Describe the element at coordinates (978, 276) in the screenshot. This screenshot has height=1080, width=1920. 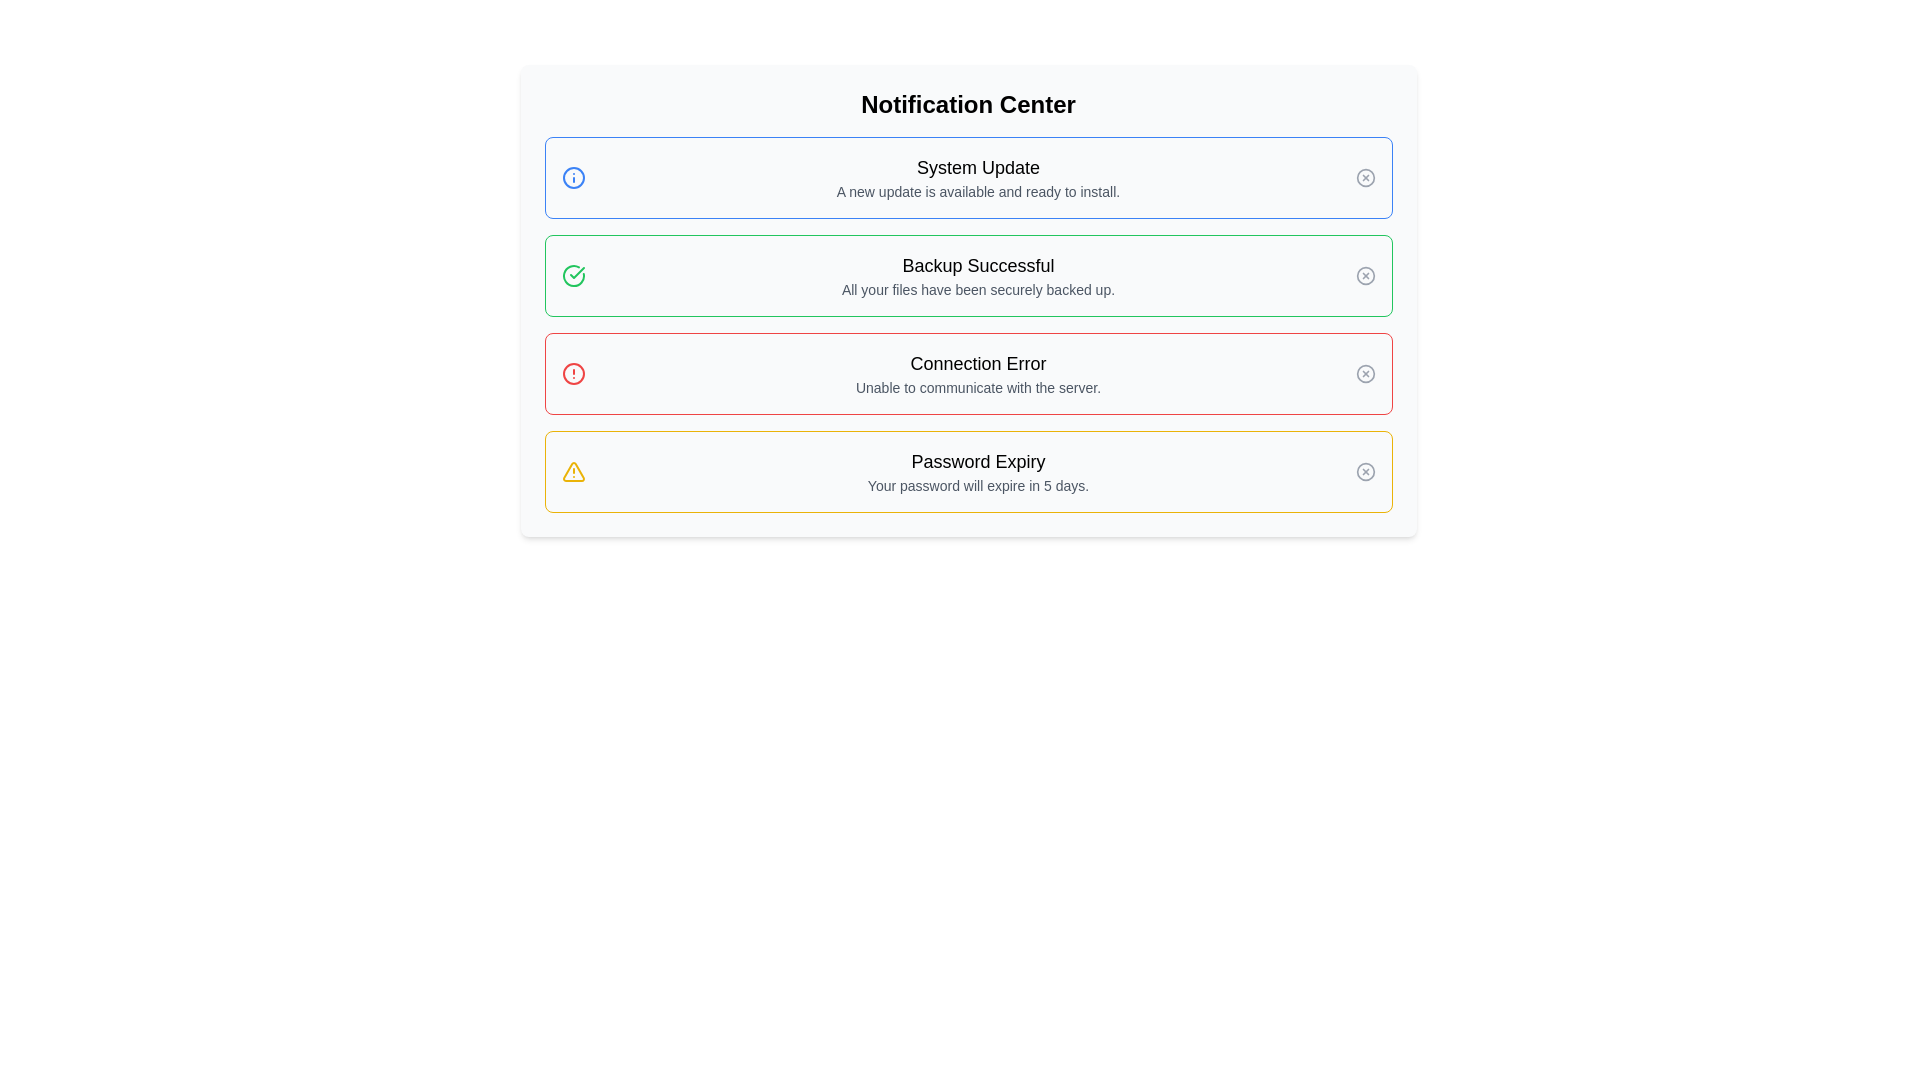
I see `the informational text element that displays 'Backup Successful' and 'All your files have been securely backed up.'` at that location.